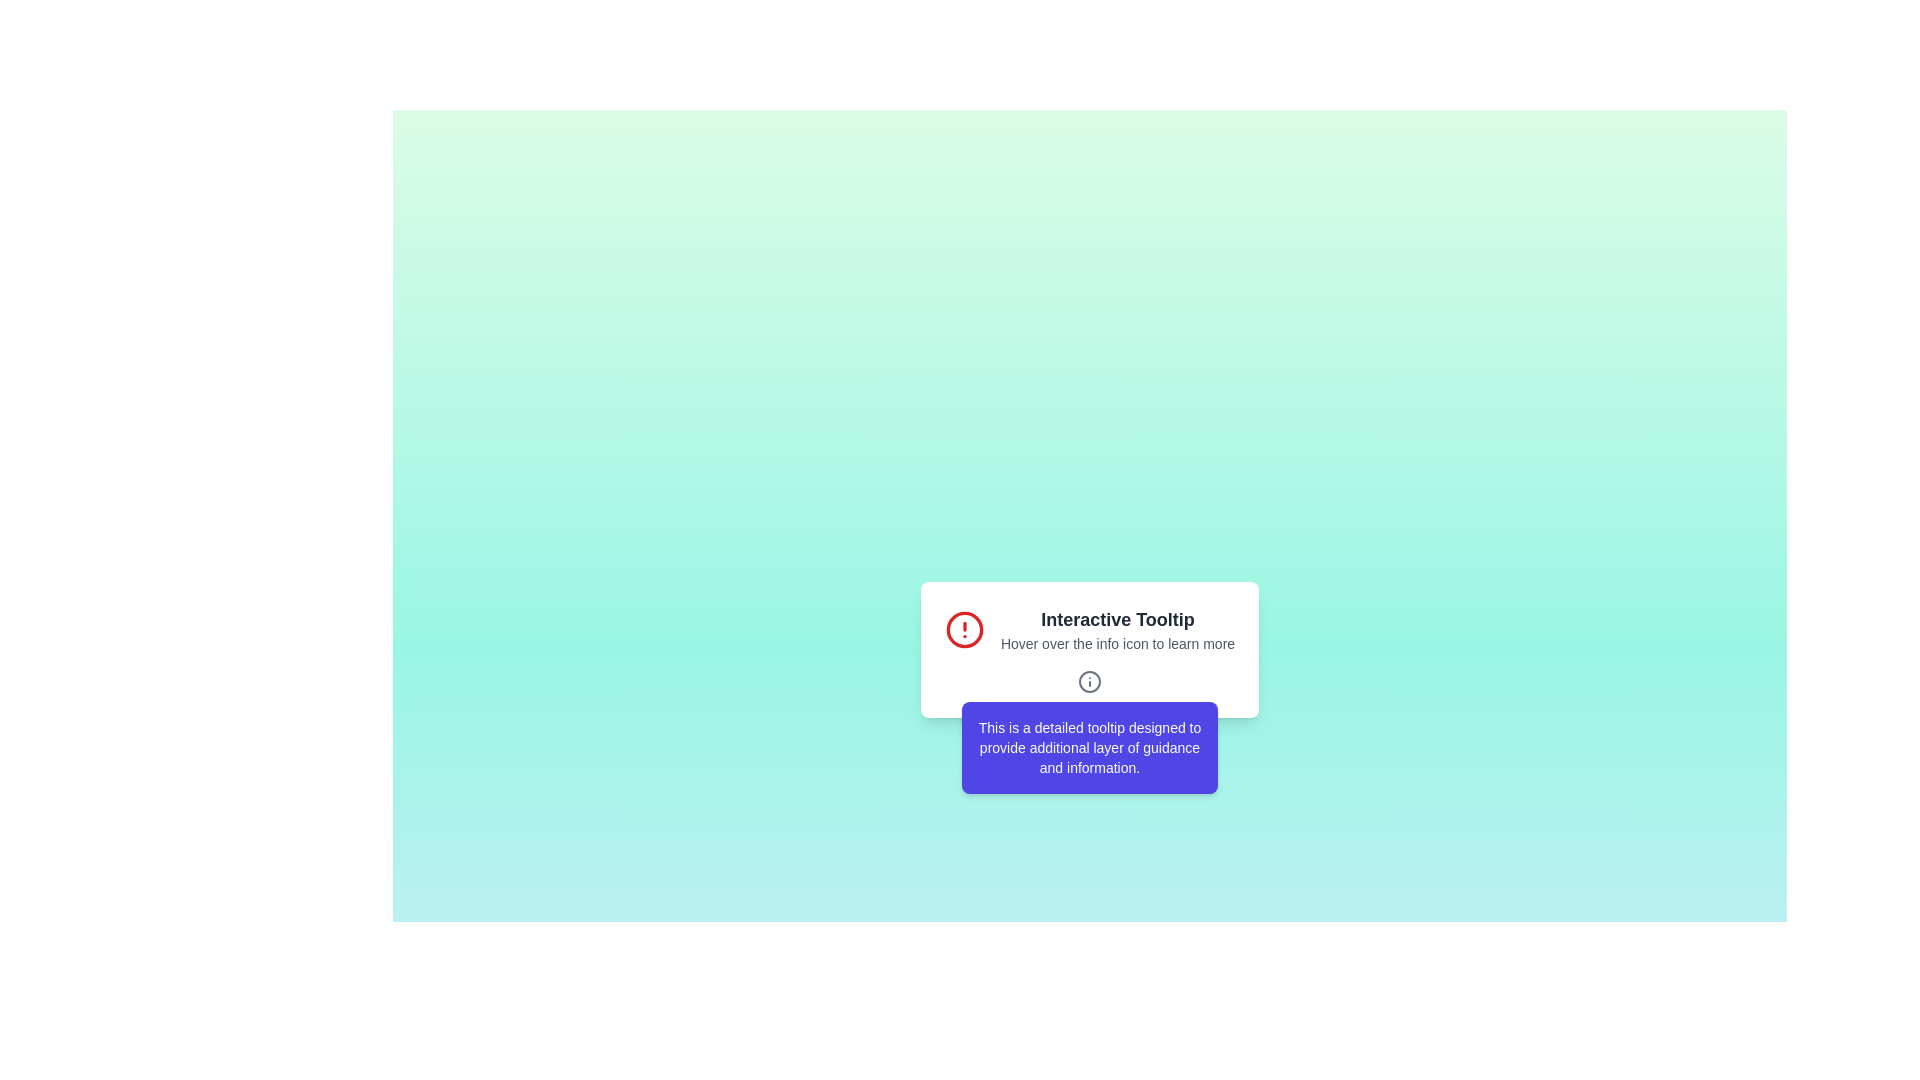 This screenshot has height=1080, width=1920. Describe the element at coordinates (964, 628) in the screenshot. I see `the SVG circle component that represents the circular outline of the alert symbol in the top-left corner of the 'Interactive Tooltip' rectangular tooltip box` at that location.